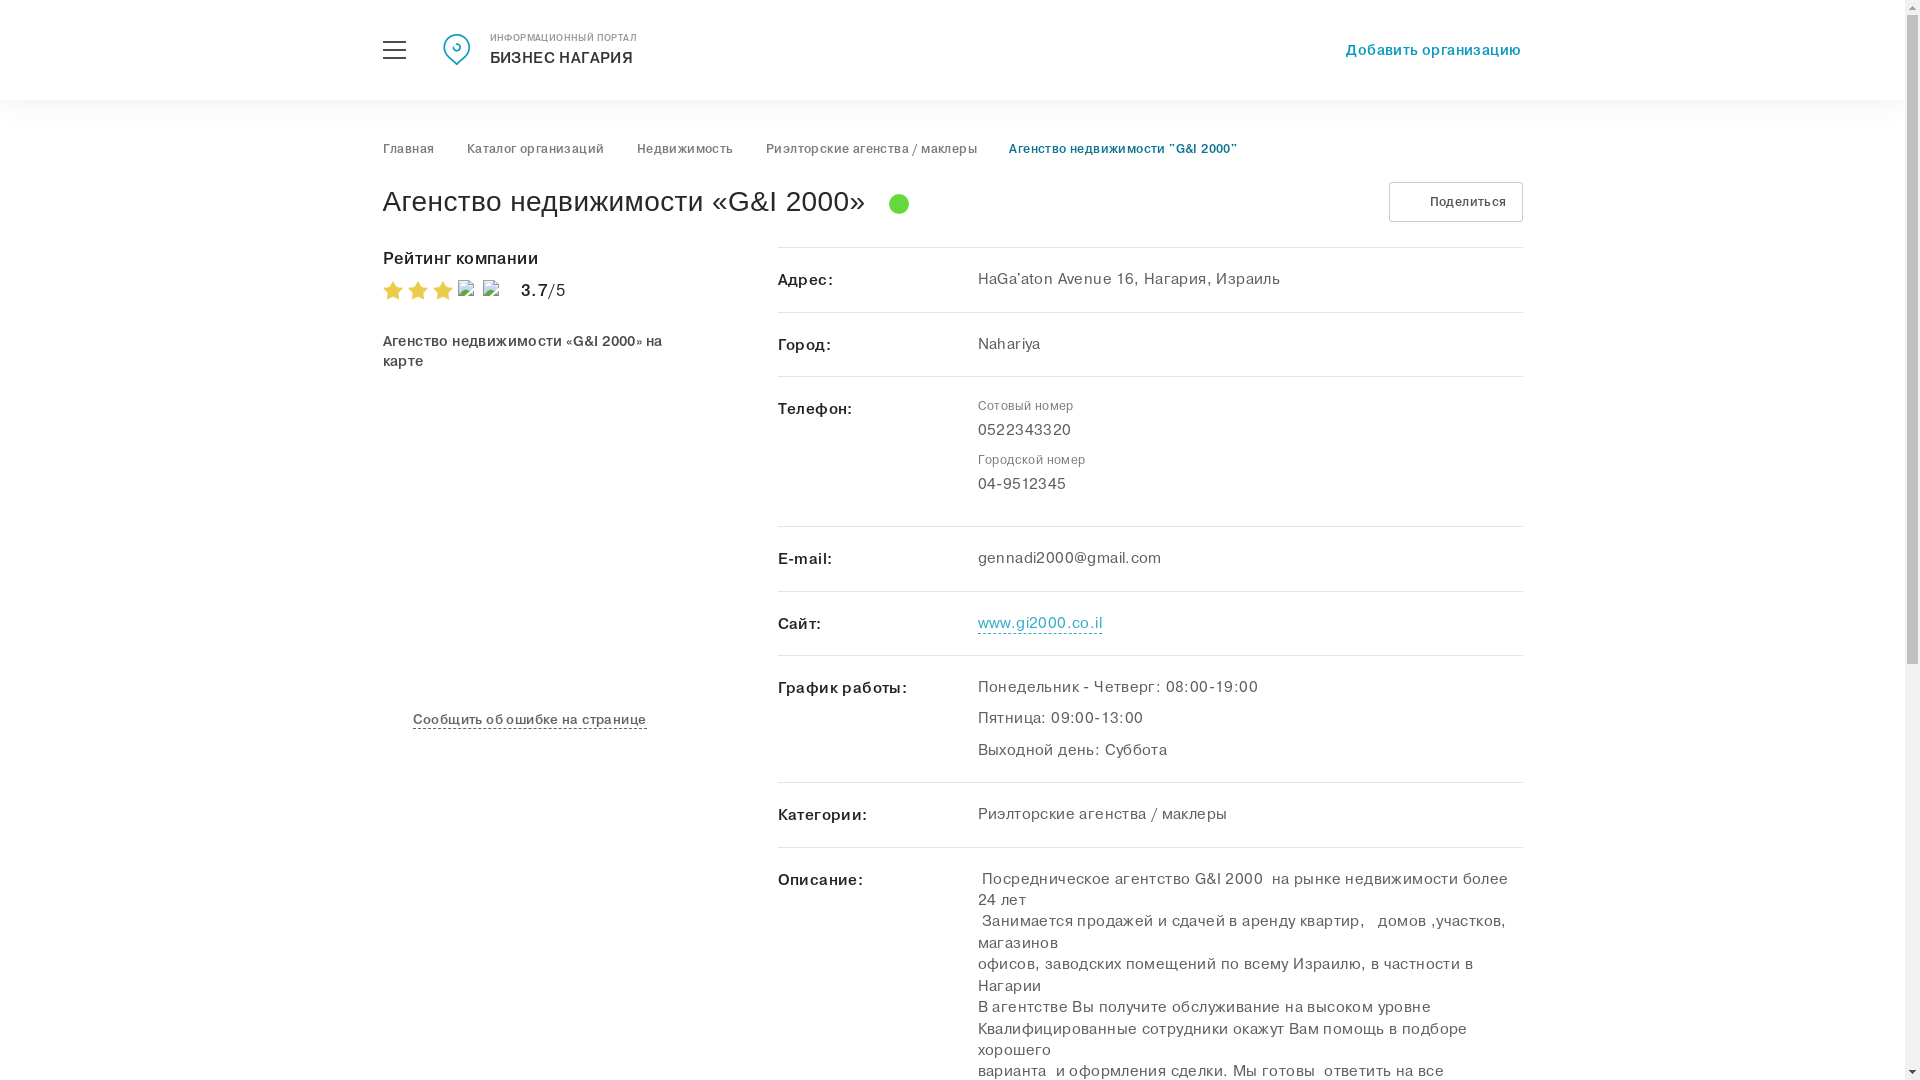 The width and height of the screenshot is (1920, 1080). I want to click on '04-9512345', so click(1022, 484).